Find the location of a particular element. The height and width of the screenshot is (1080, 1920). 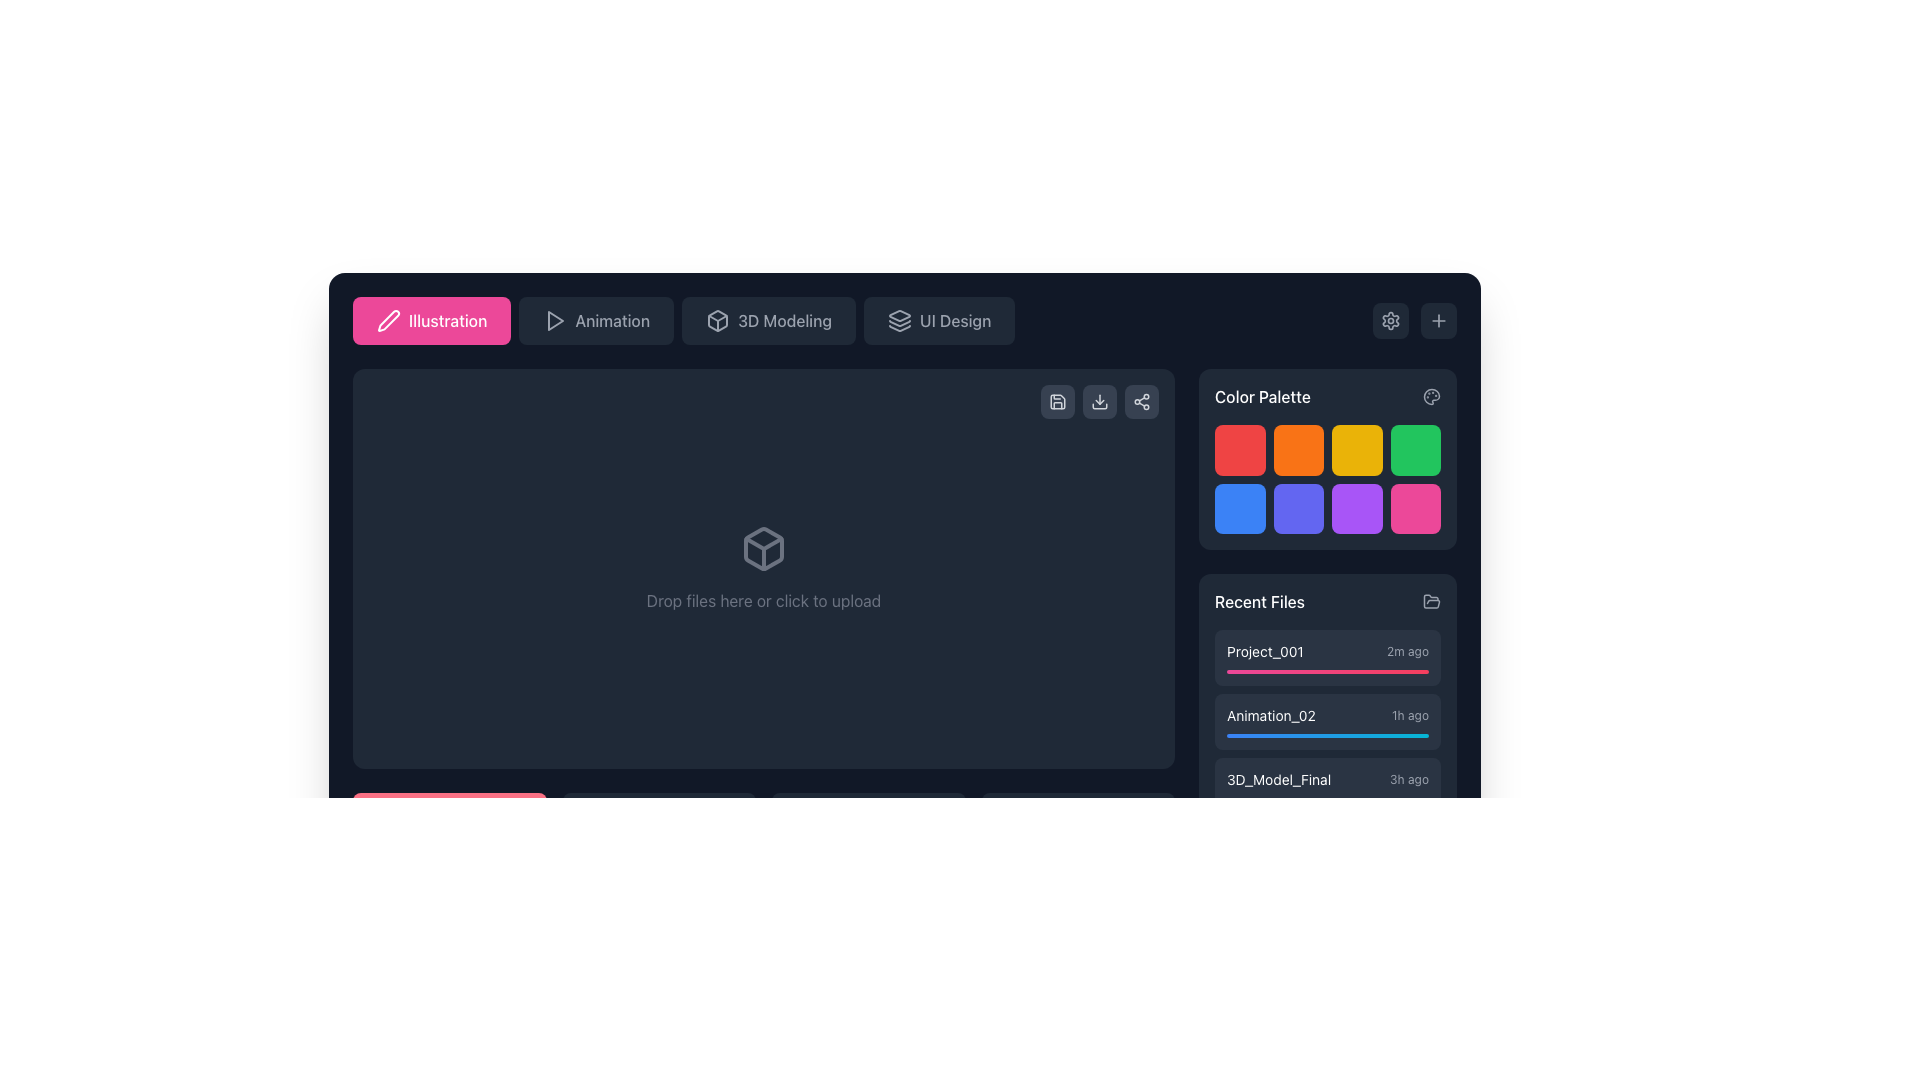

the SVG icon resembling a painter's palette located is located at coordinates (1430, 397).